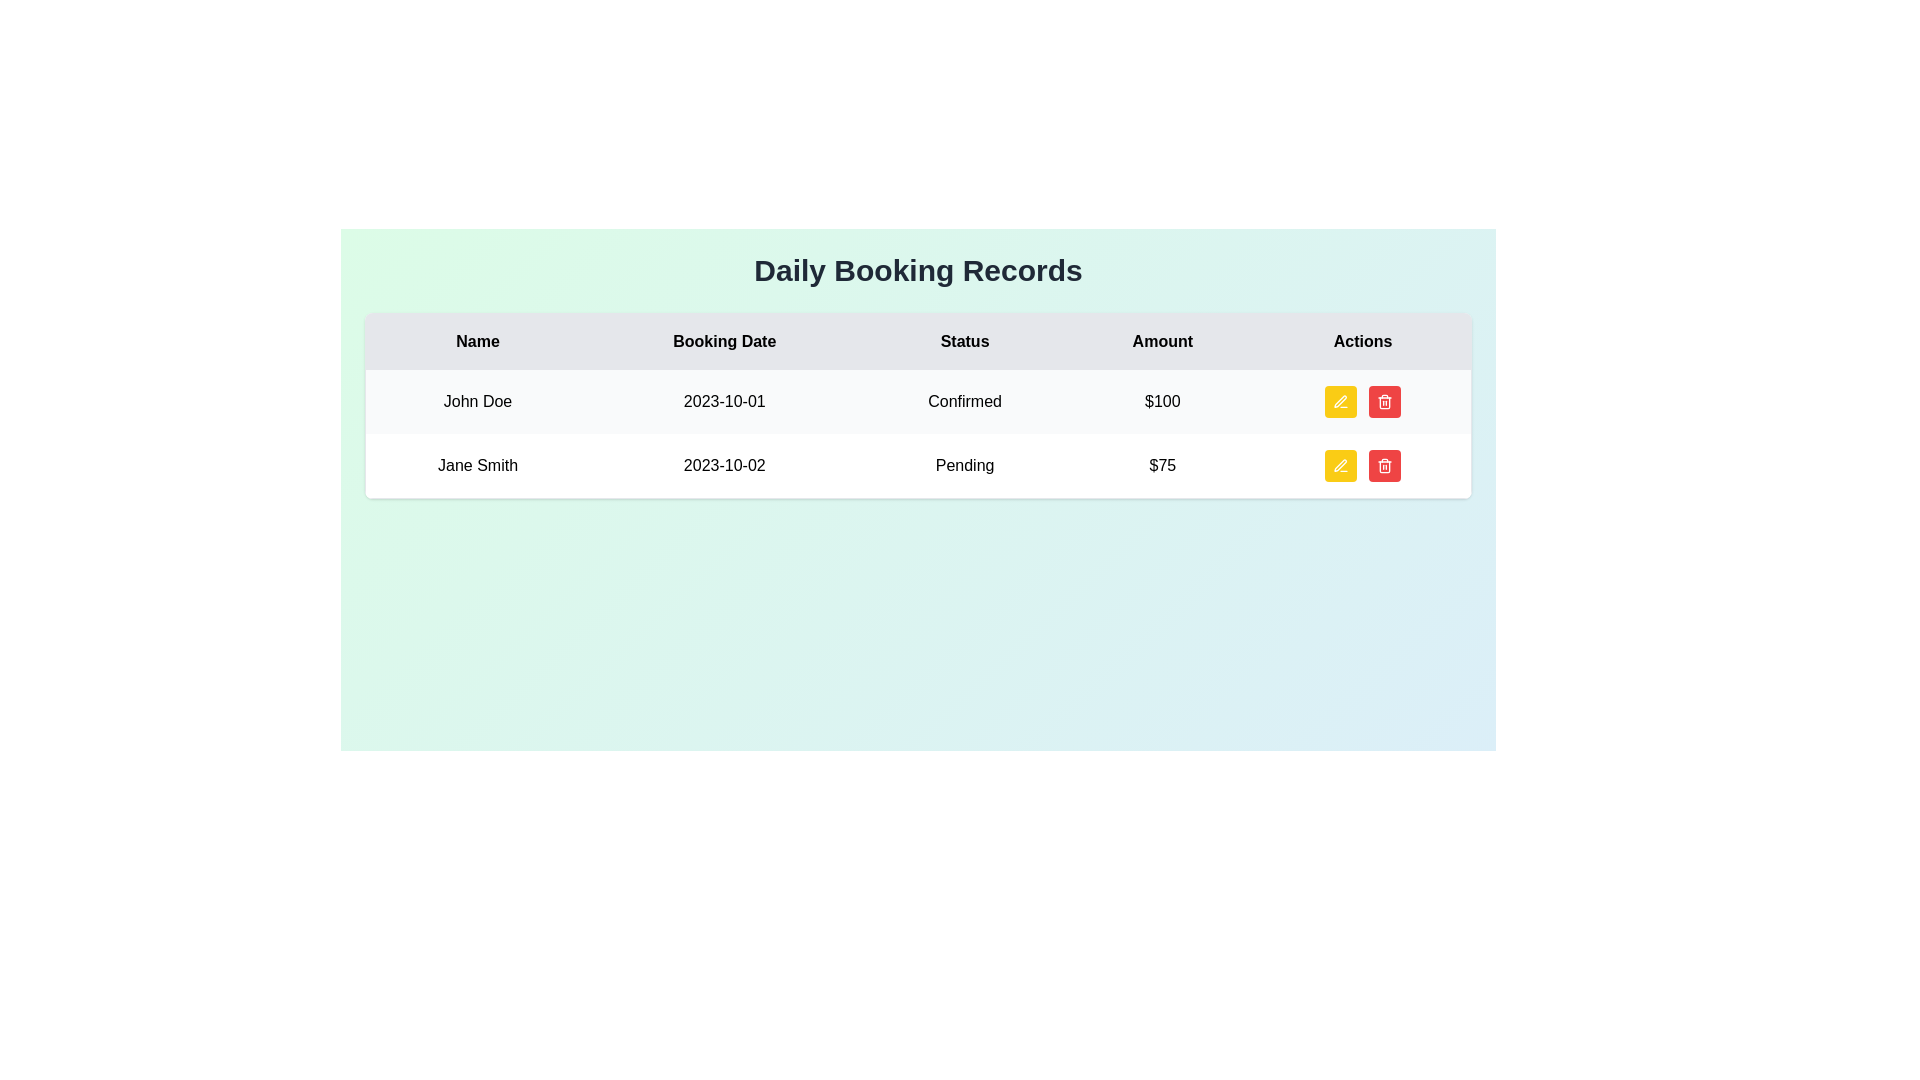  What do you see at coordinates (1384, 403) in the screenshot?
I see `the visuals of the delete icon within the Actions column of the second row in the table, which is represented by an SVG graphic` at bounding box center [1384, 403].